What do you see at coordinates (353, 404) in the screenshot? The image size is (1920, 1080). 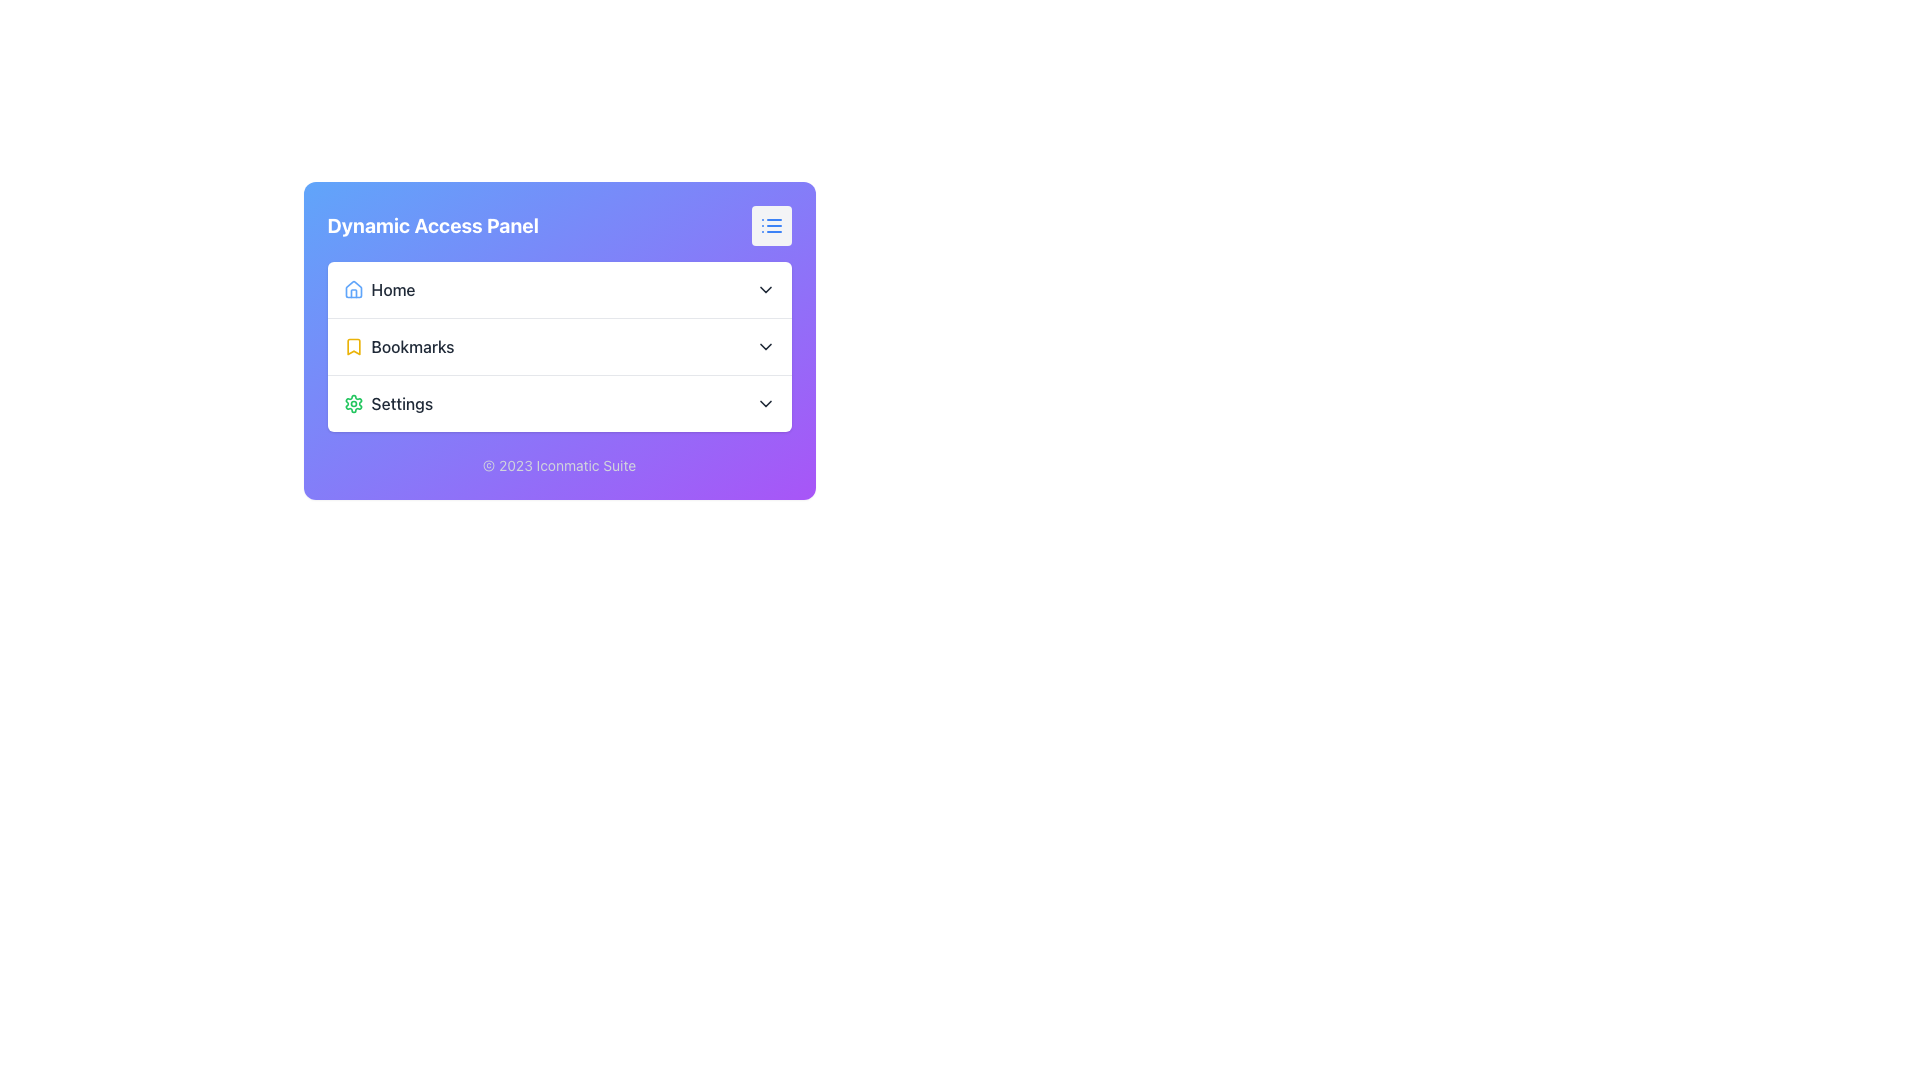 I see `the visual indicator icon located to the left of the 'Settings' text in the menu options to associate it with the 'Settings' text` at bounding box center [353, 404].